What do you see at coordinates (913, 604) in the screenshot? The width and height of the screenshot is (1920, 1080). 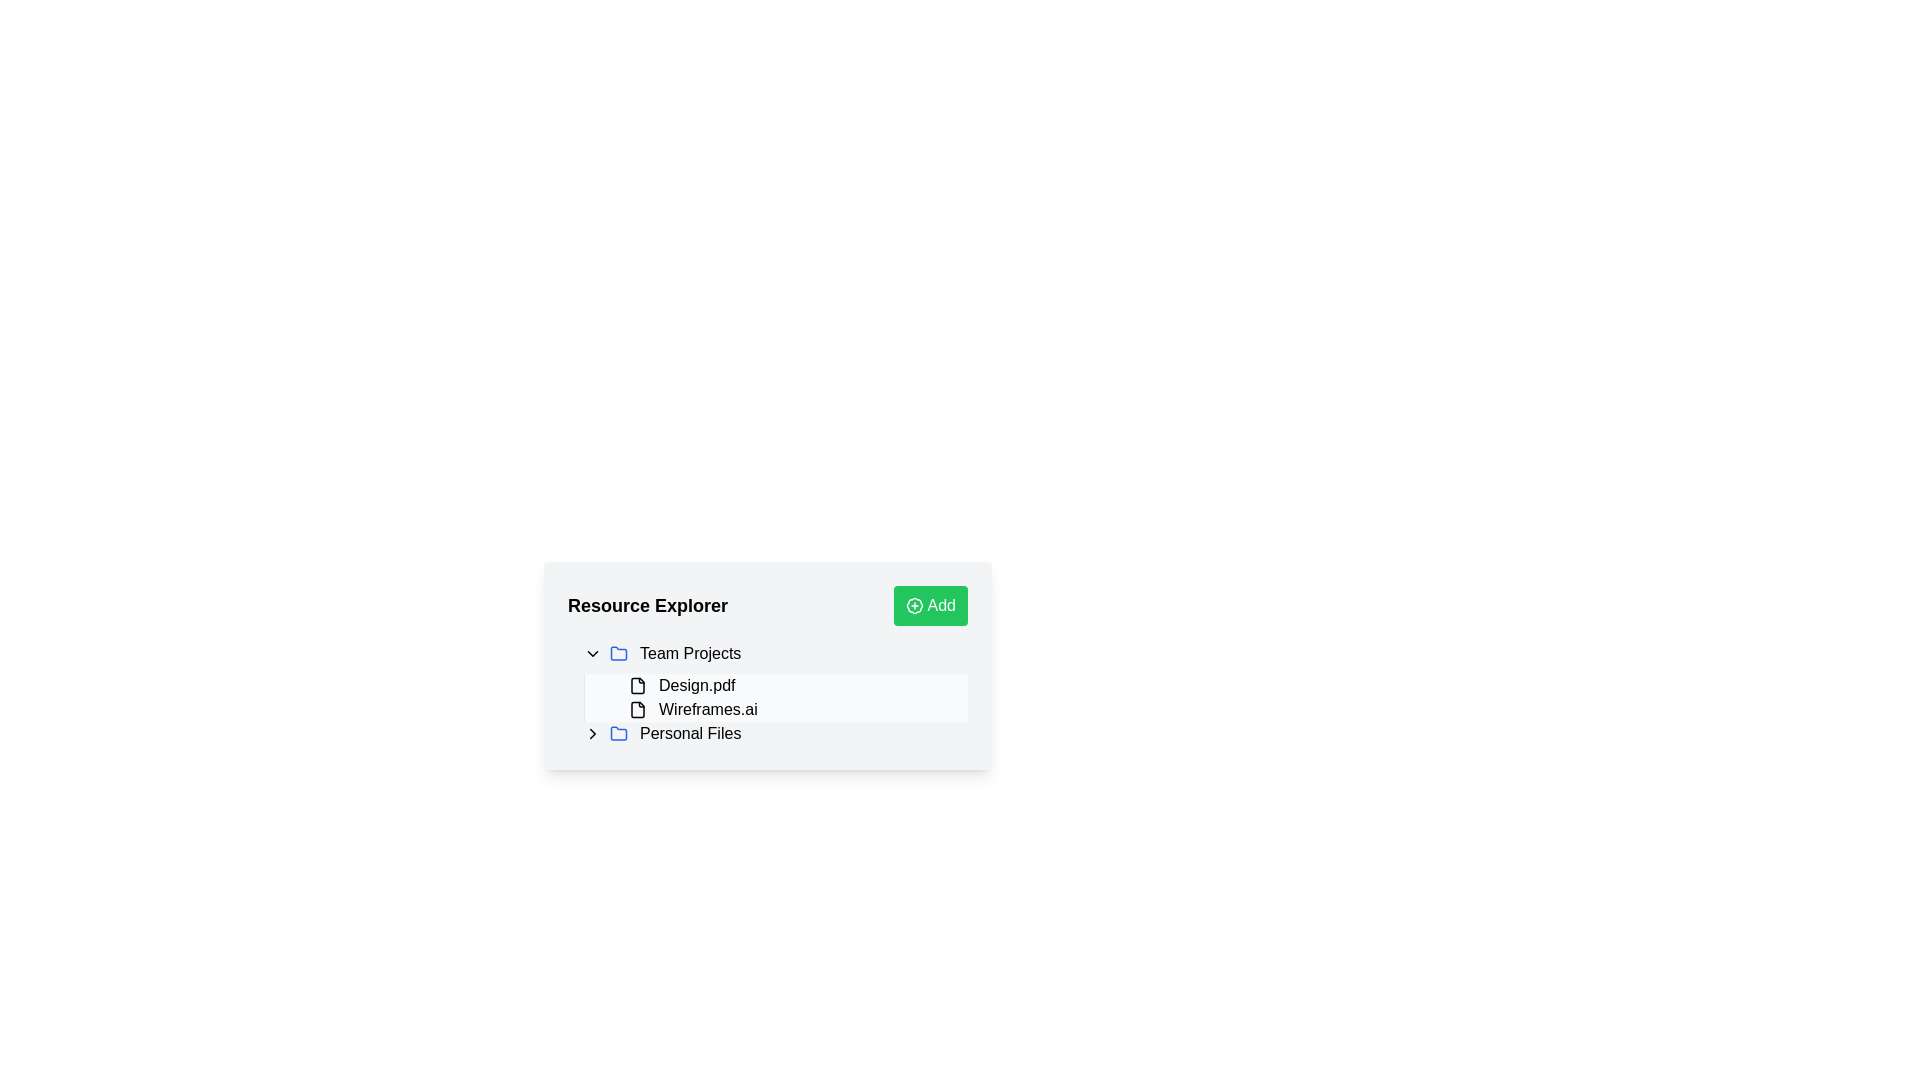 I see `the Decorative SVG graphic that enhances the 'Add' button in the top-right corner of the 'Resource Explorer' interface` at bounding box center [913, 604].